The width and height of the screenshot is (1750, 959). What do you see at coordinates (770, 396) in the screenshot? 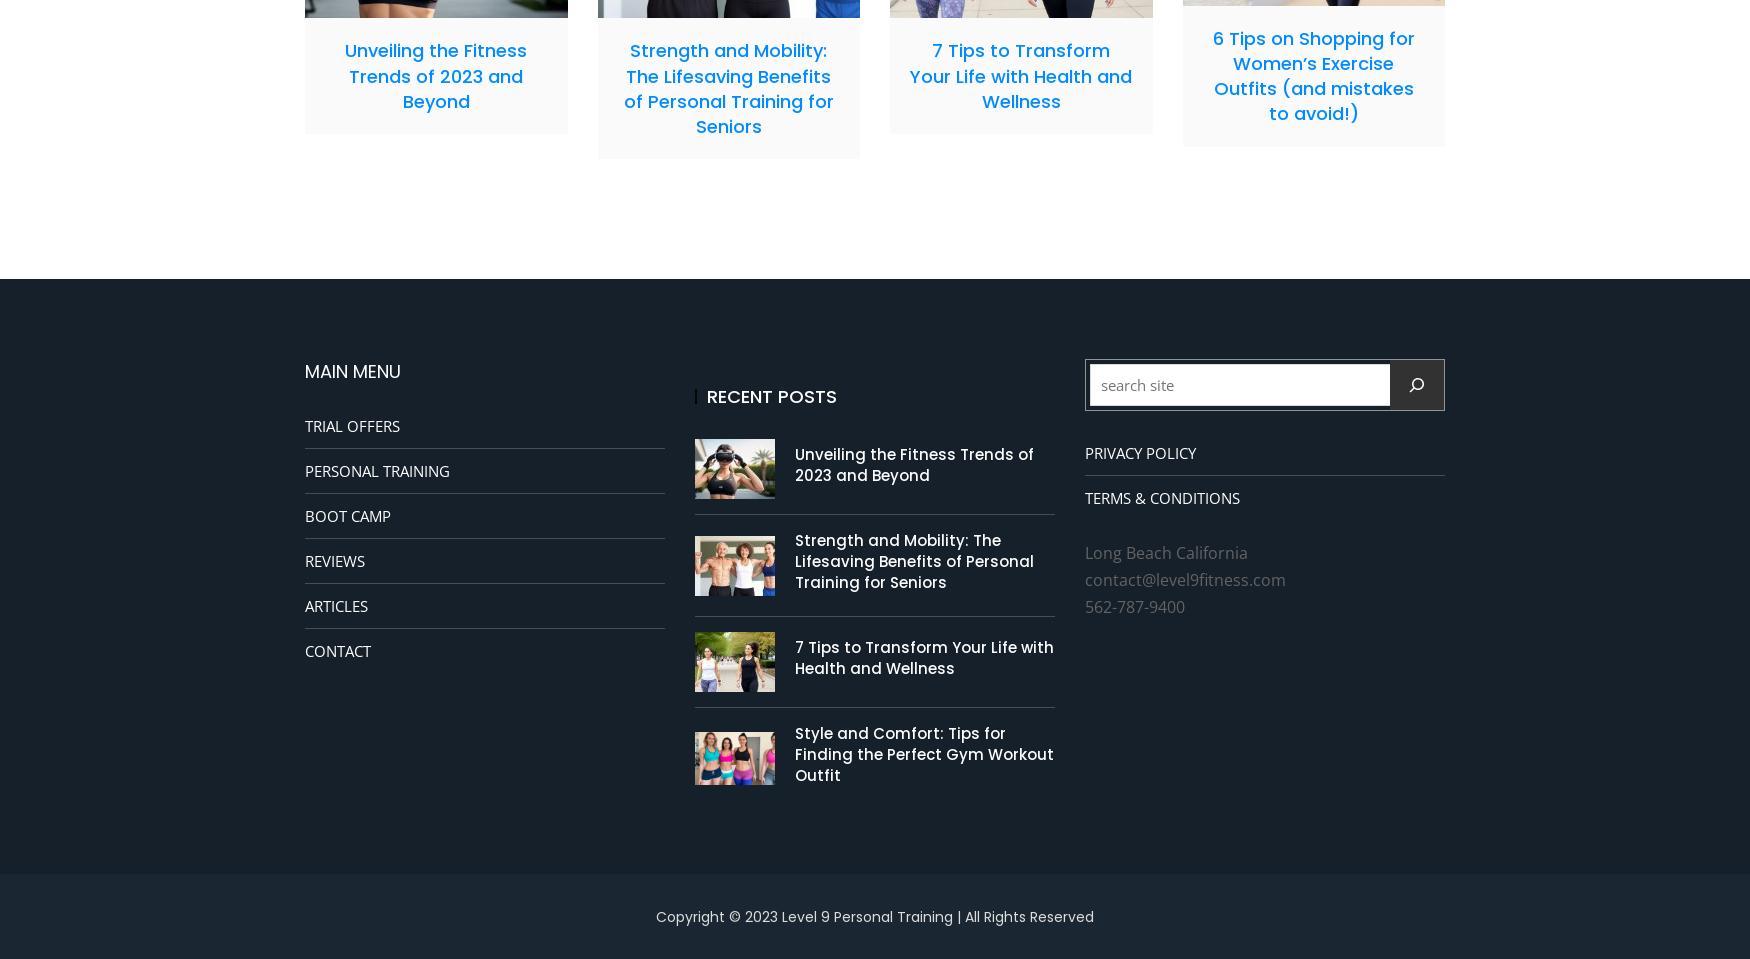
I see `'RECENT POSTS'` at bounding box center [770, 396].